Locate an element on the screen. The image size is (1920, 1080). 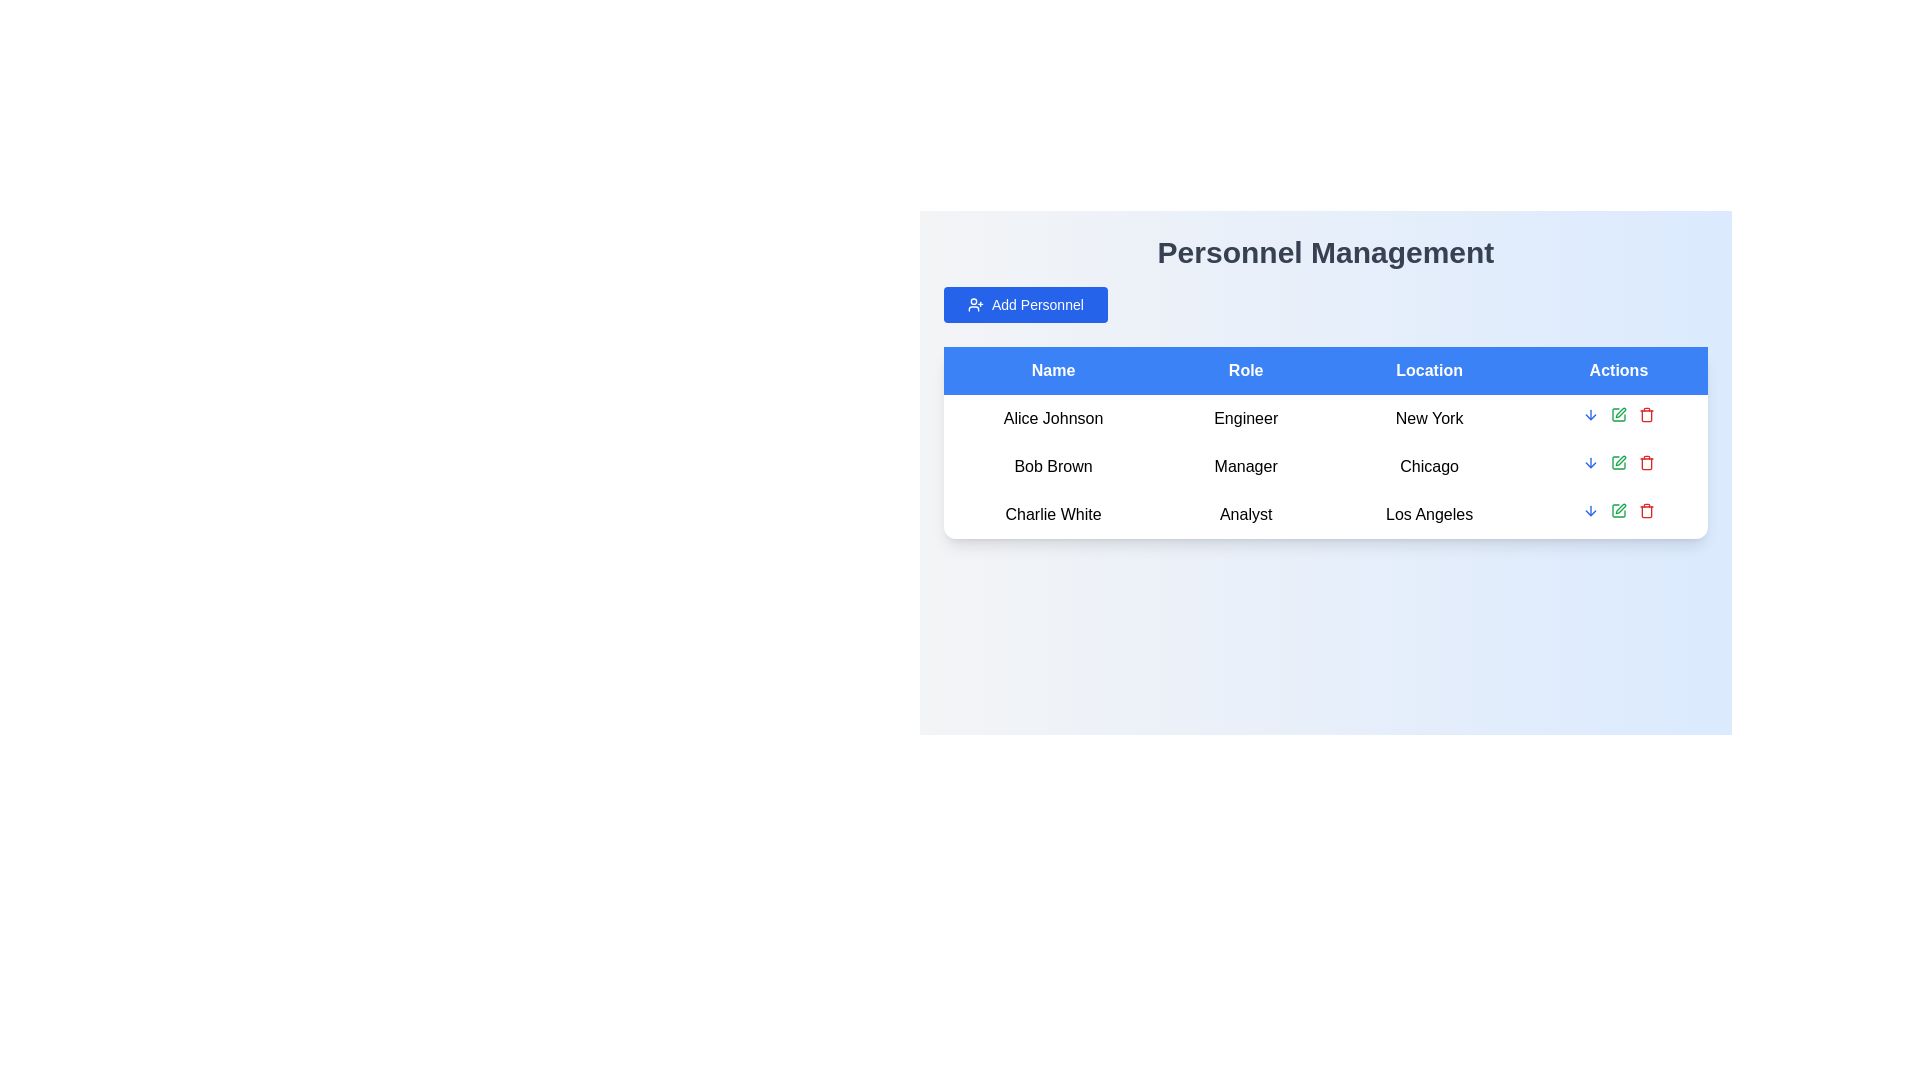
text content of the 'Analyst' role designation for 'Charlie White' located in the second cell of the 'Role' column in the table is located at coordinates (1245, 514).